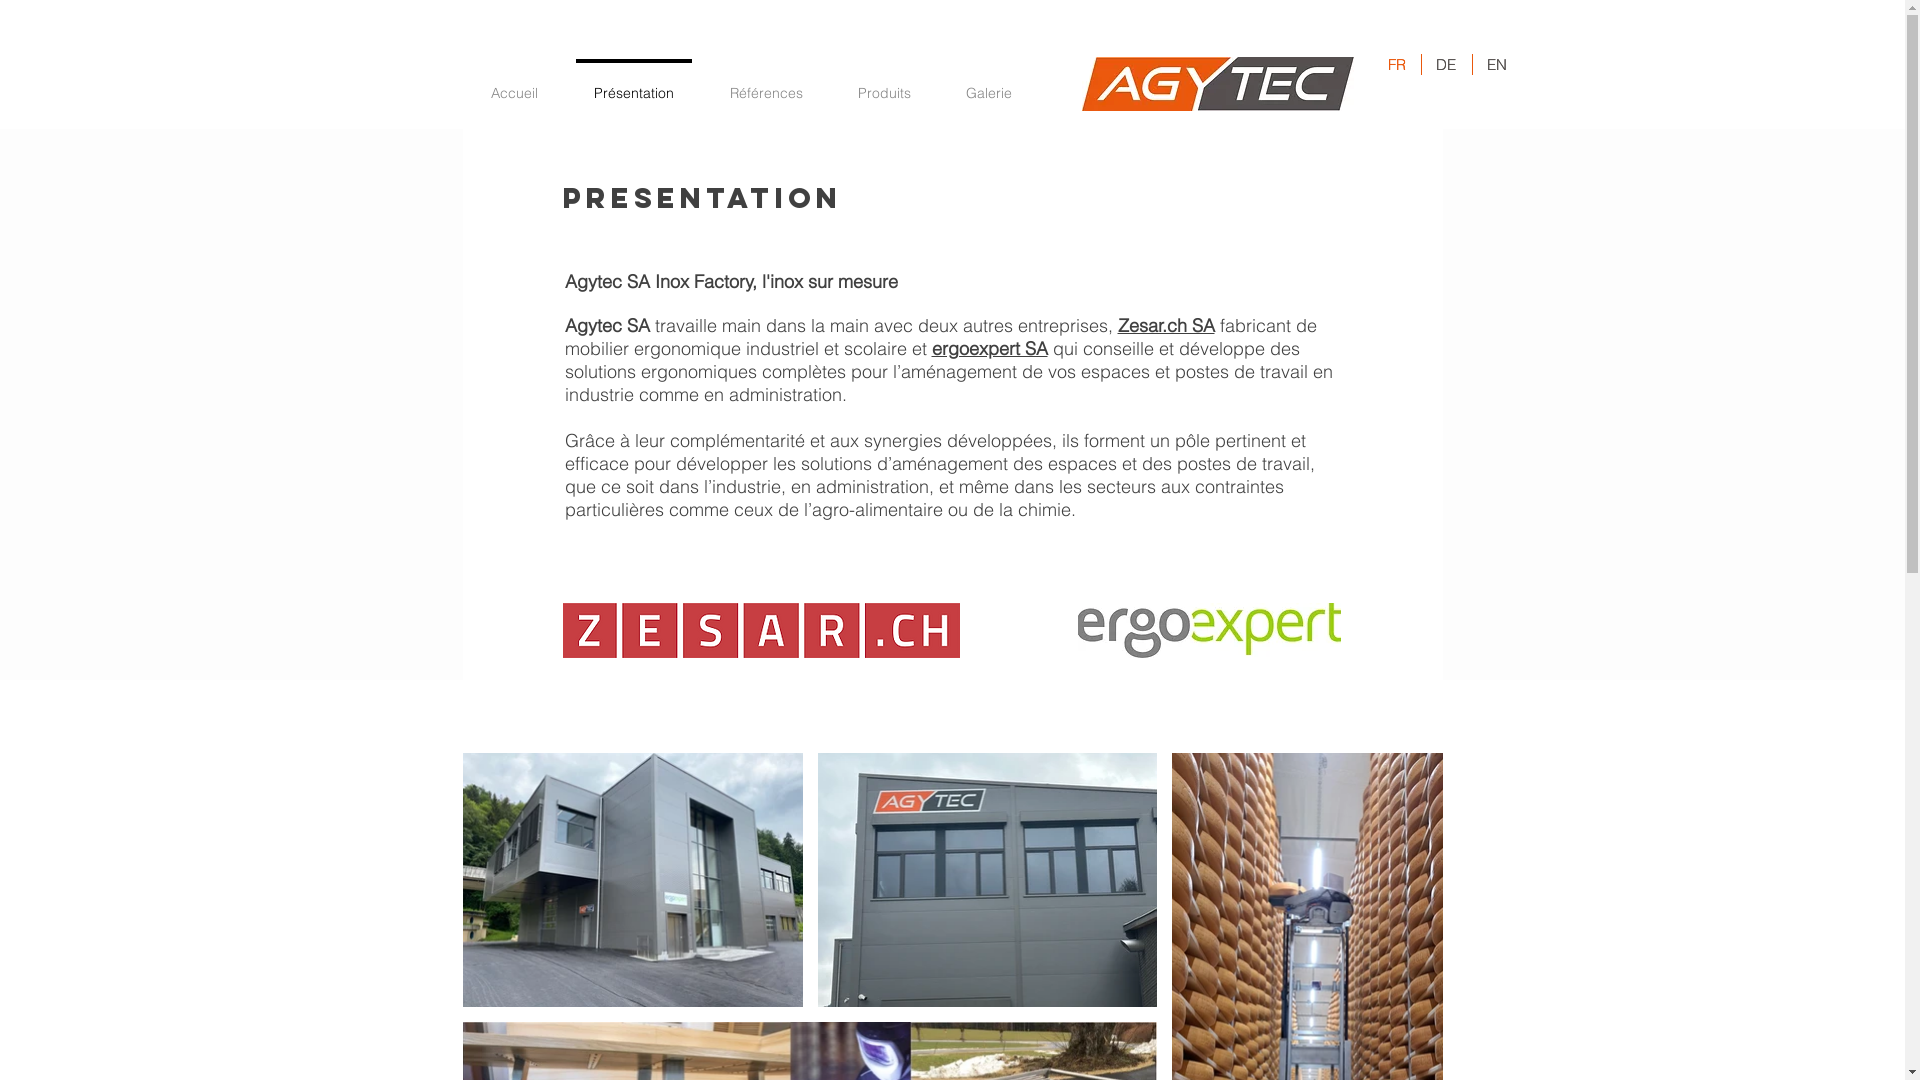 The width and height of the screenshot is (1920, 1080). Describe the element at coordinates (989, 347) in the screenshot. I see `'ergoexpert SA'` at that location.